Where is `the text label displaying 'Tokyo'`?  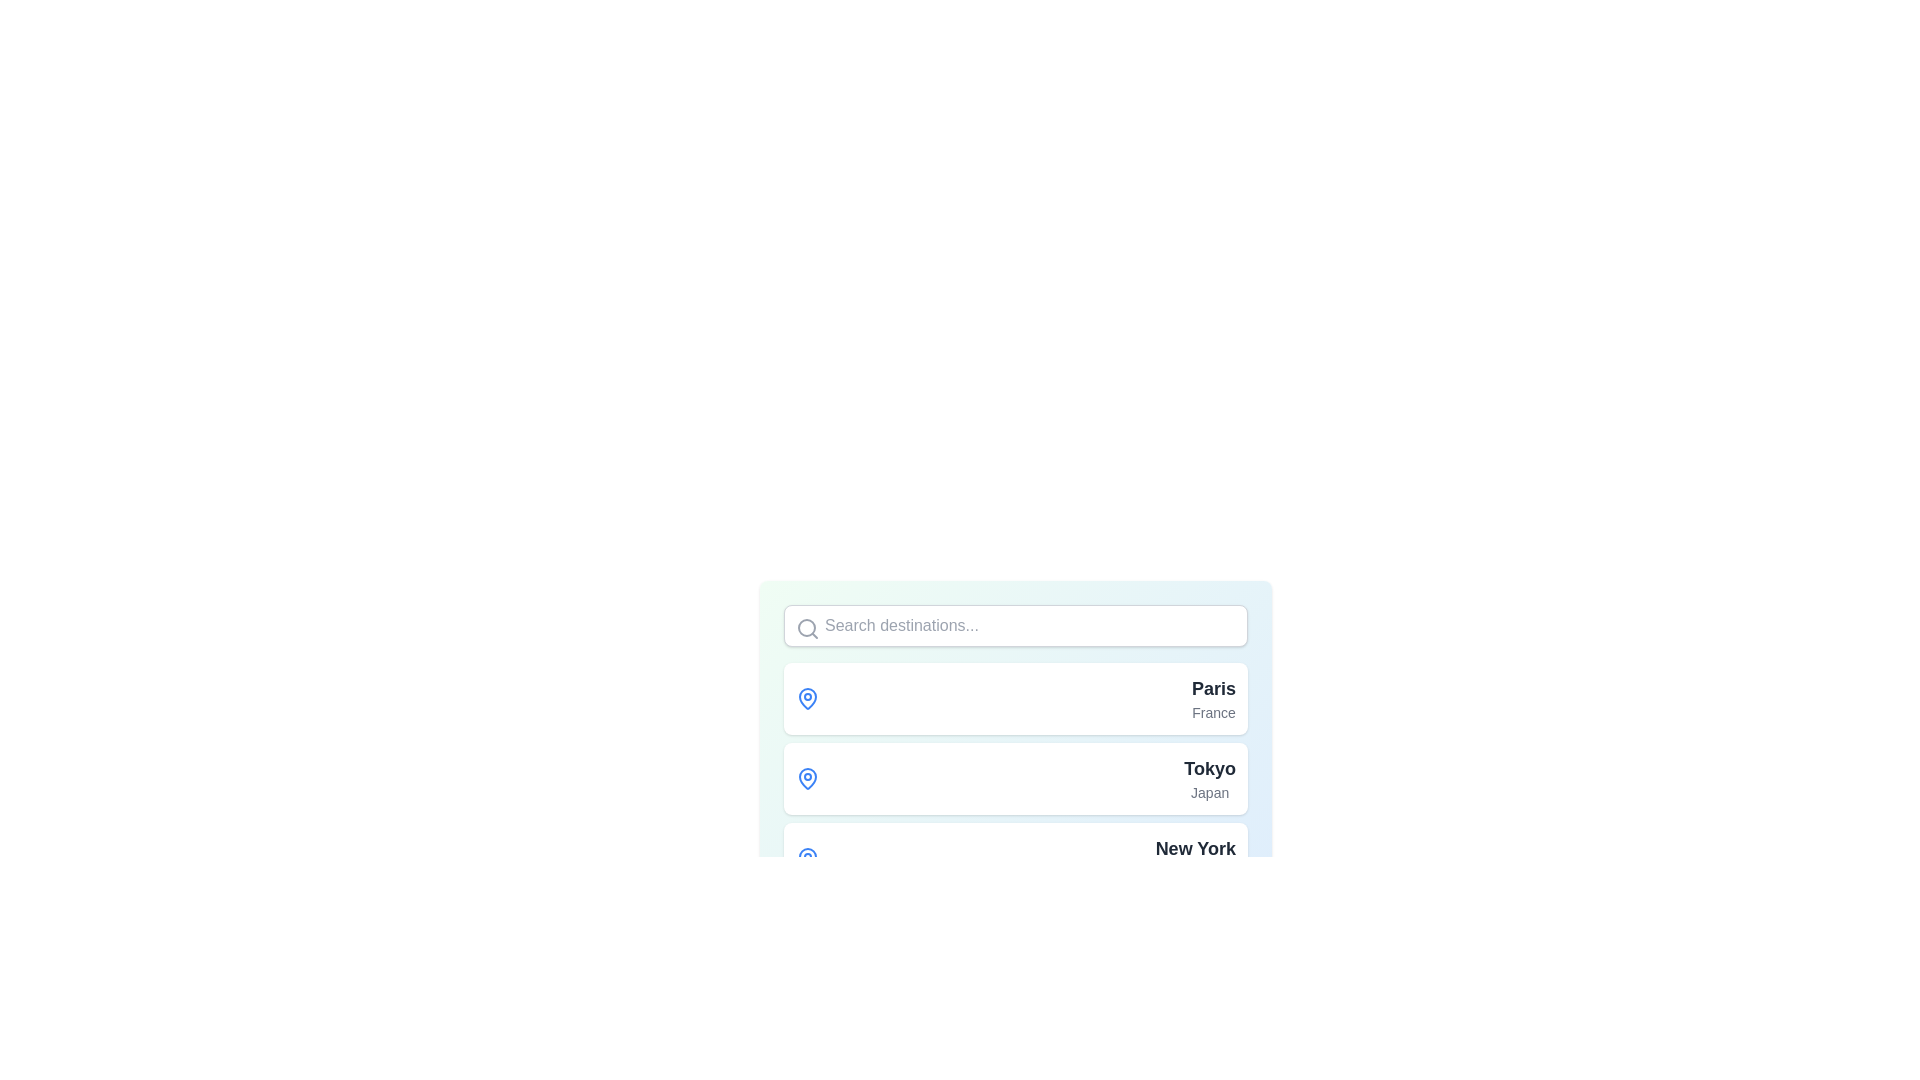
the text label displaying 'Tokyo' is located at coordinates (1209, 767).